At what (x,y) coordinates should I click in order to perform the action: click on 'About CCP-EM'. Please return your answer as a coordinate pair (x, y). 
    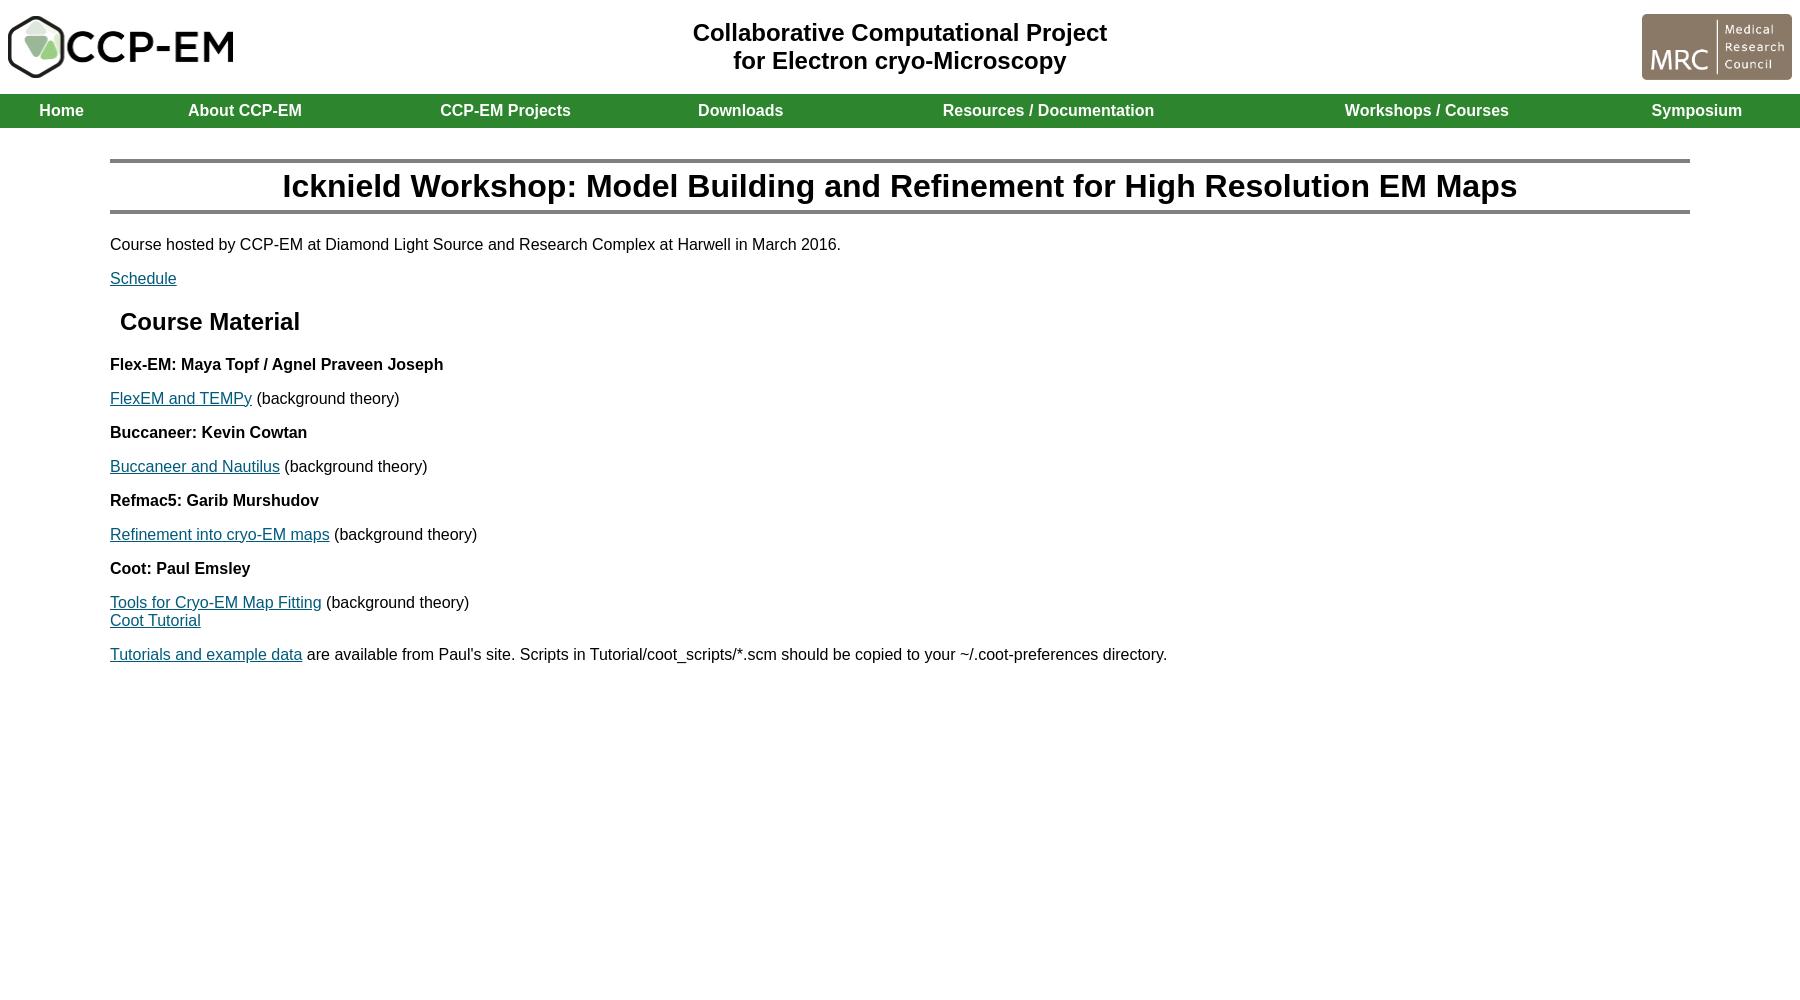
    Looking at the image, I should click on (243, 109).